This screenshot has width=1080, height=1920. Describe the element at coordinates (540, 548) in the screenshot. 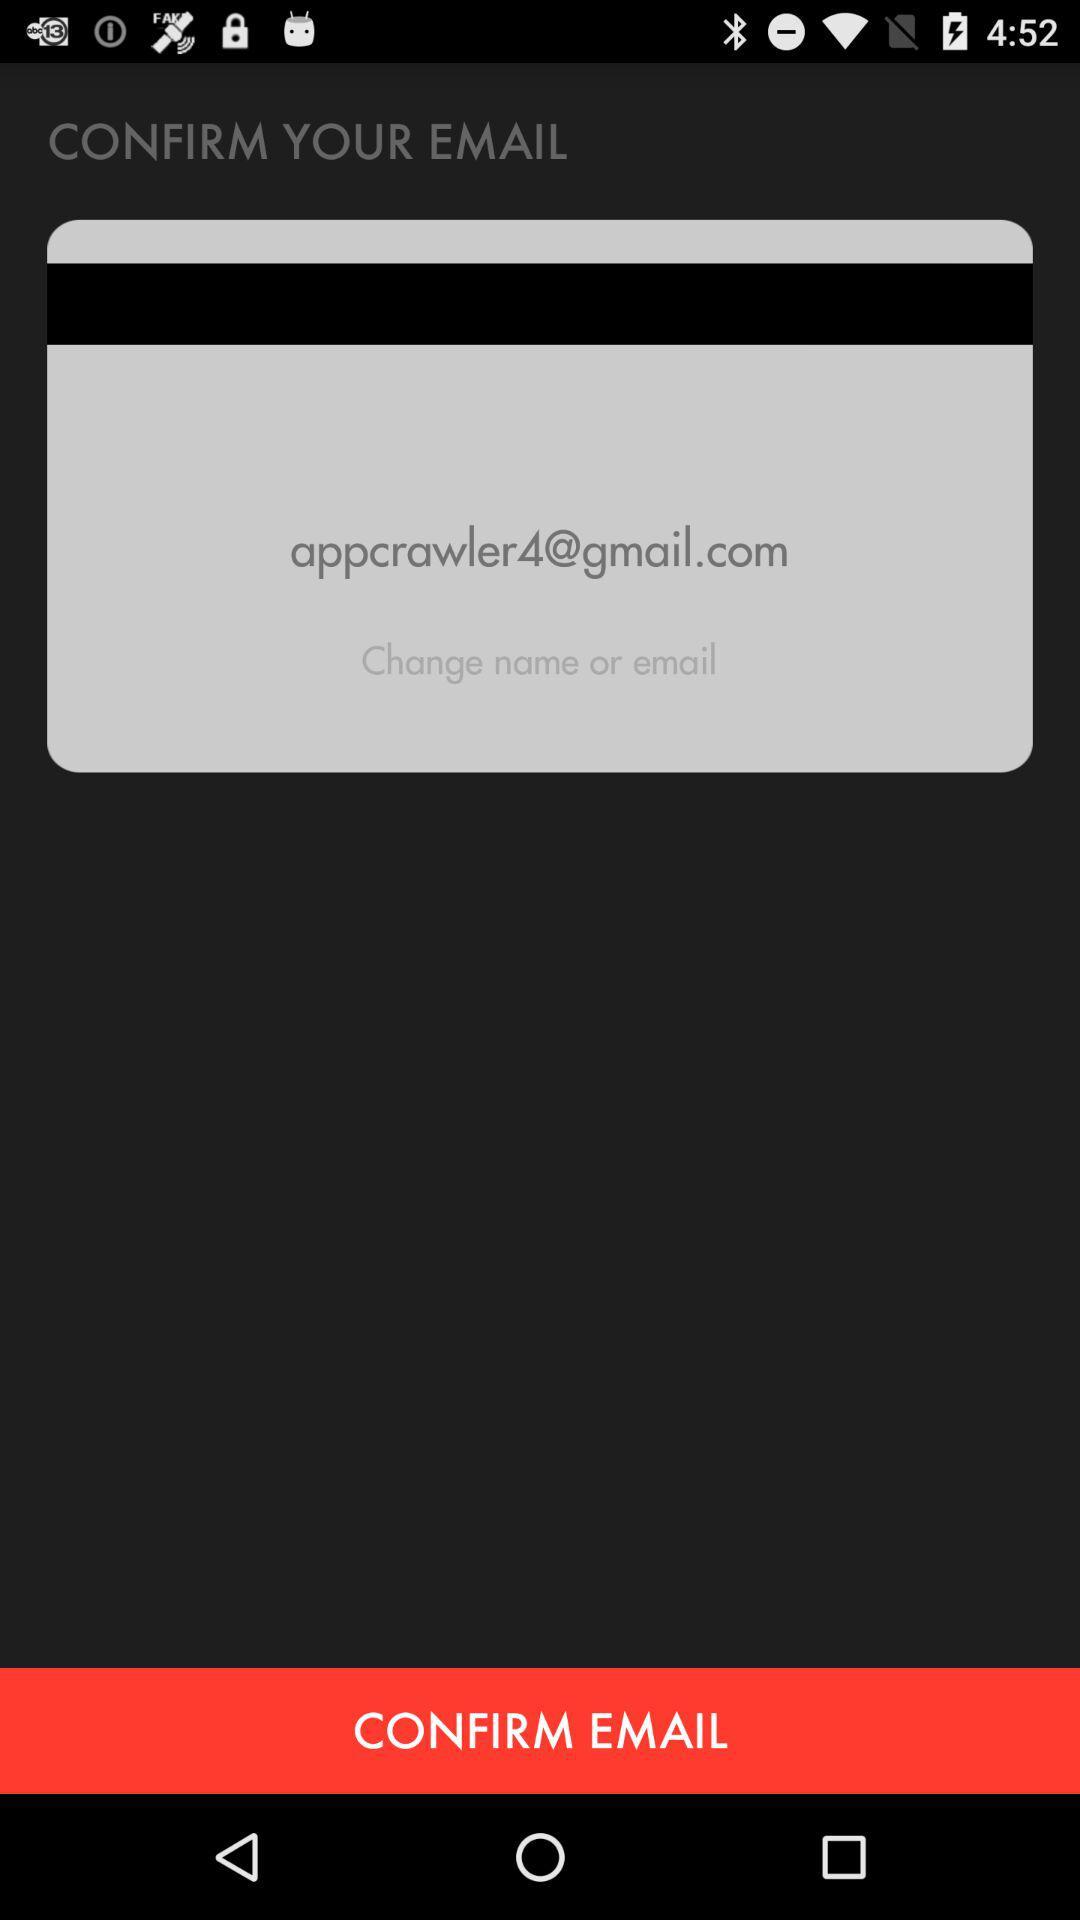

I see `item above the change name or icon` at that location.